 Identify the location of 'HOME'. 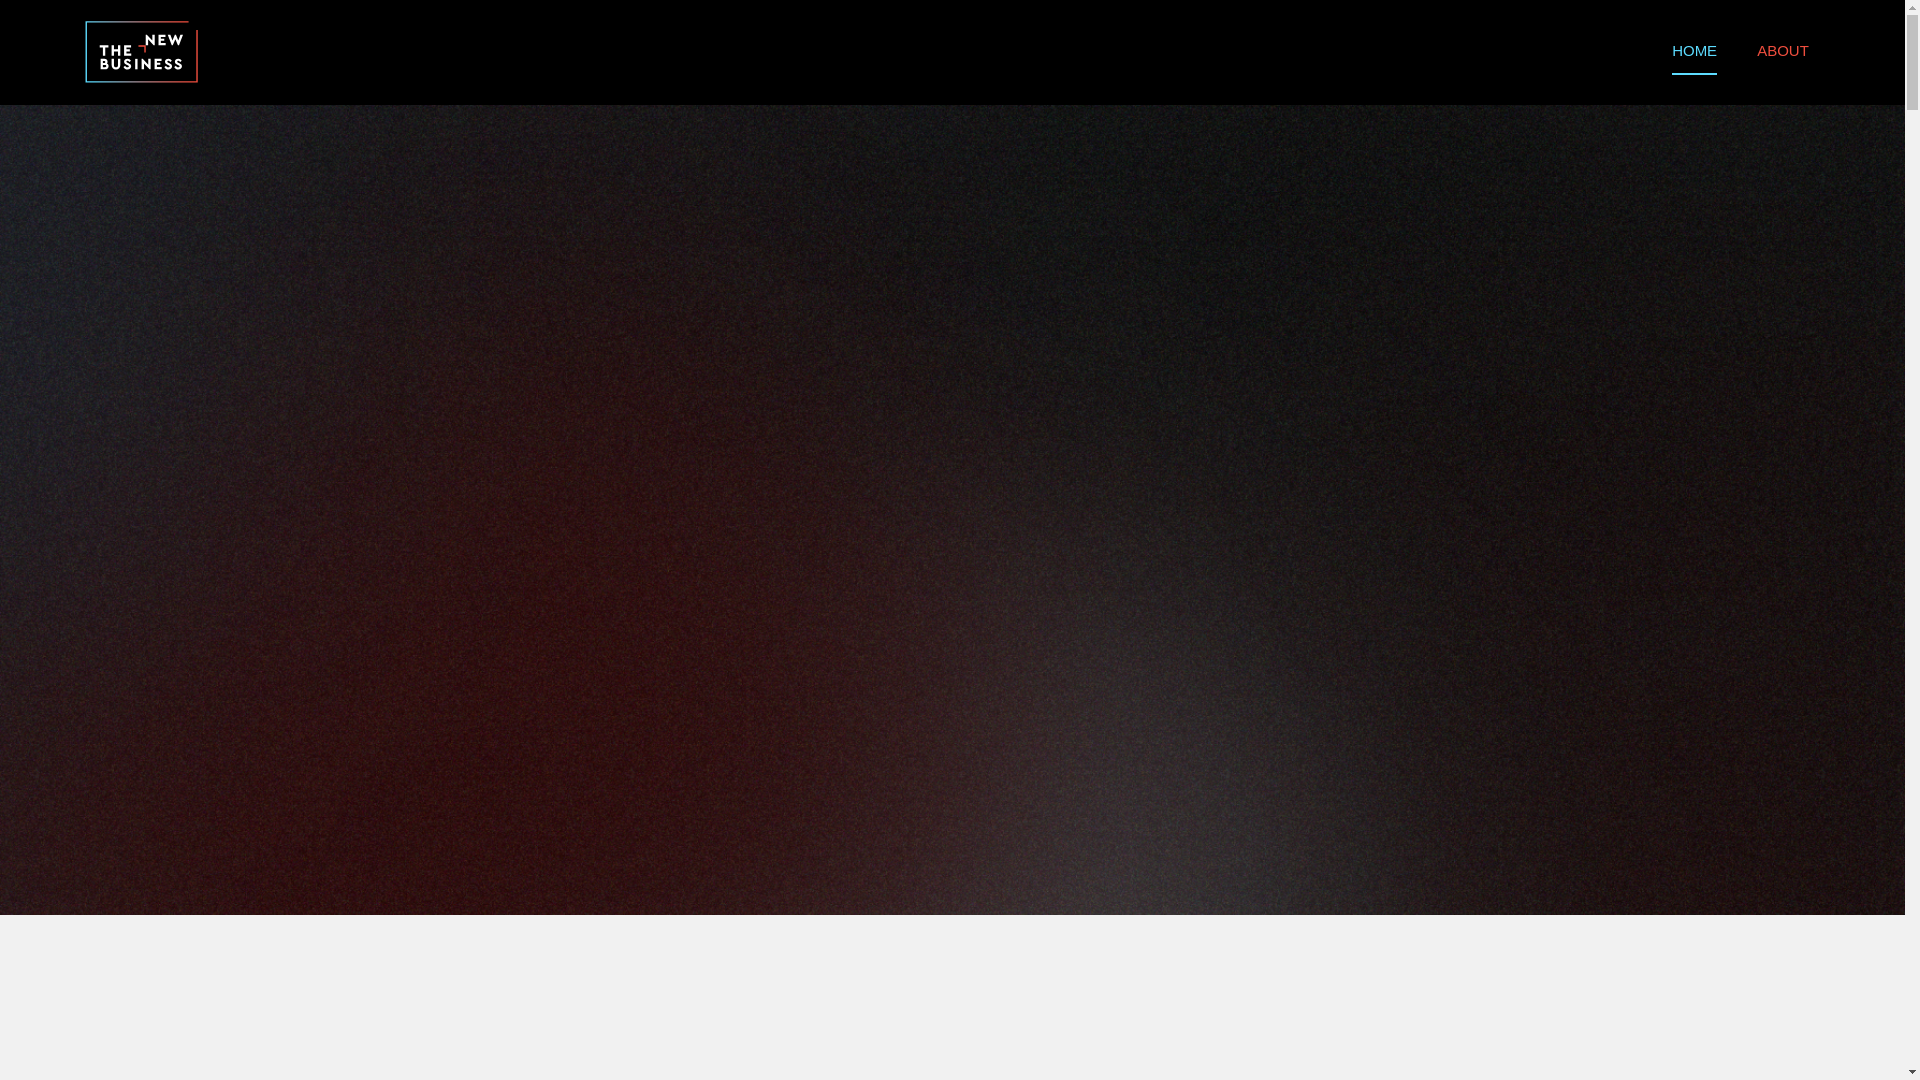
(1693, 46).